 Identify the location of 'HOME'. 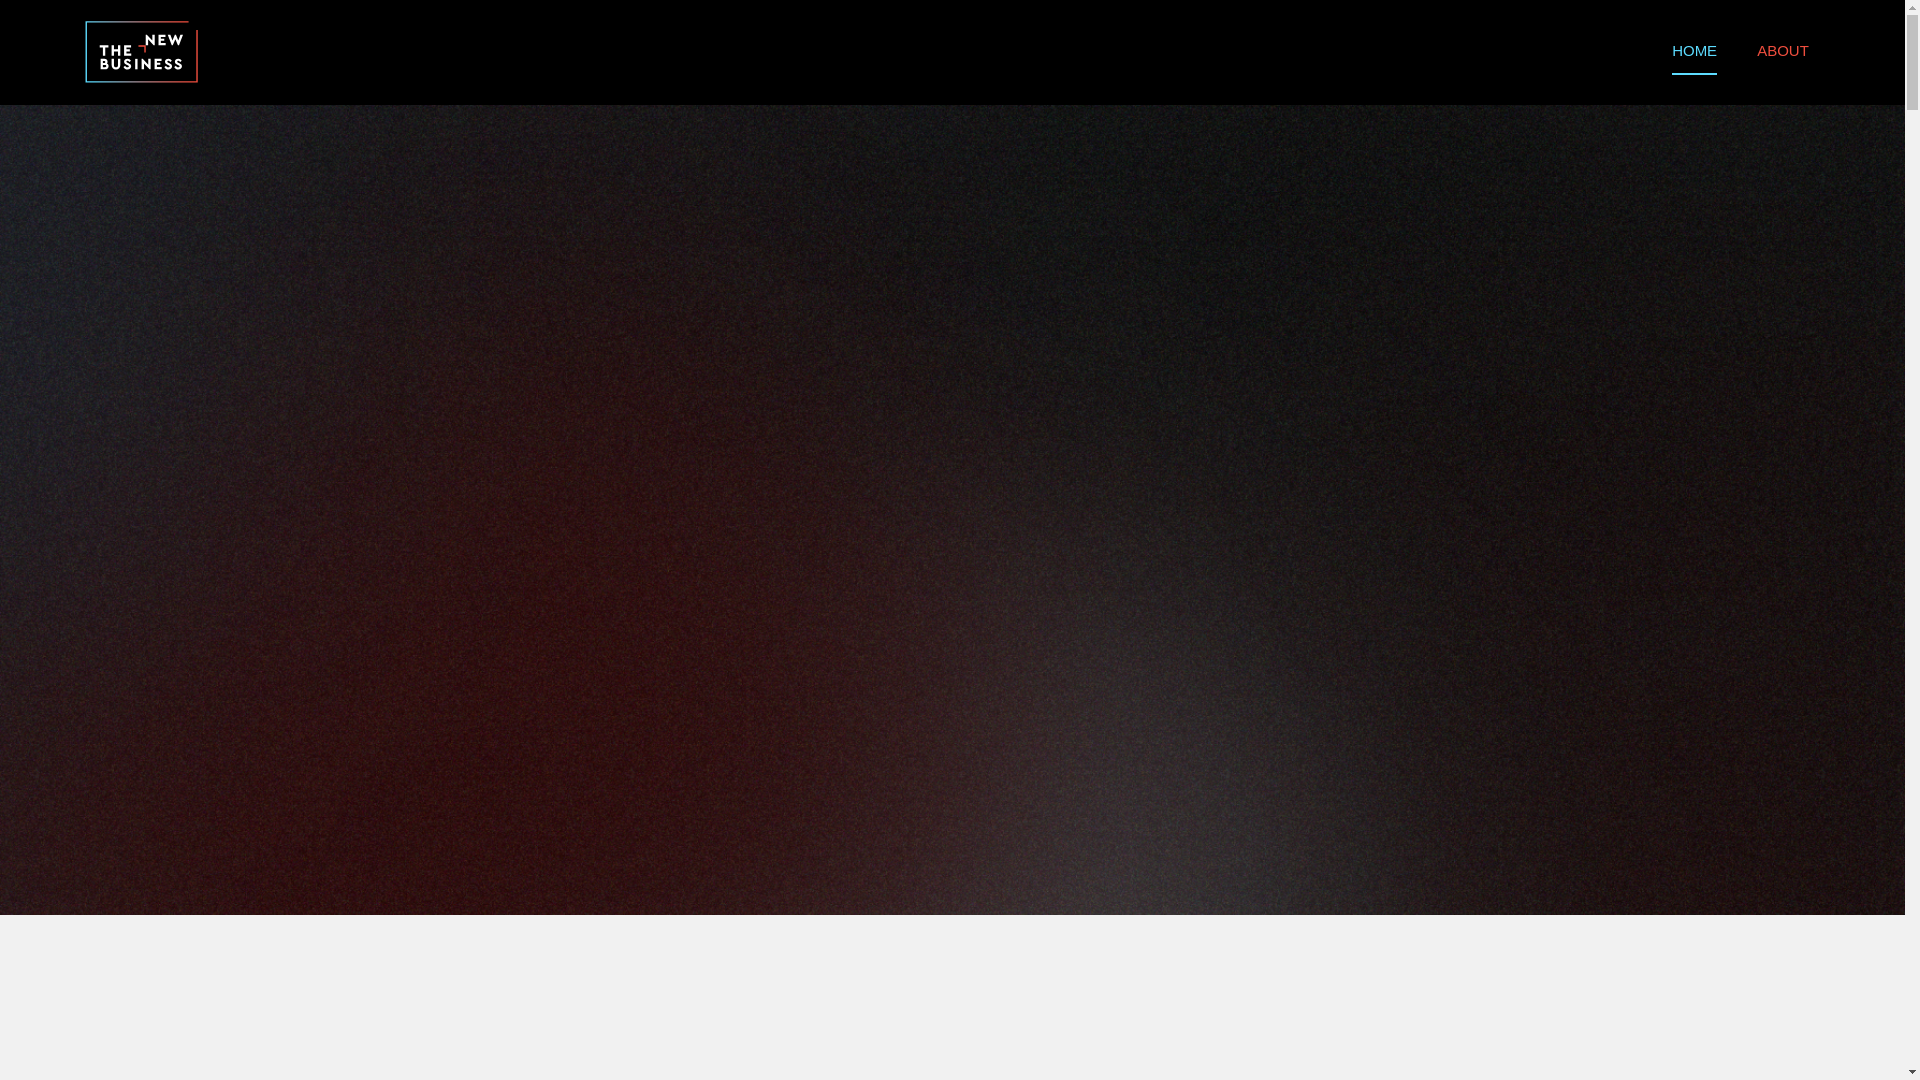
(1693, 46).